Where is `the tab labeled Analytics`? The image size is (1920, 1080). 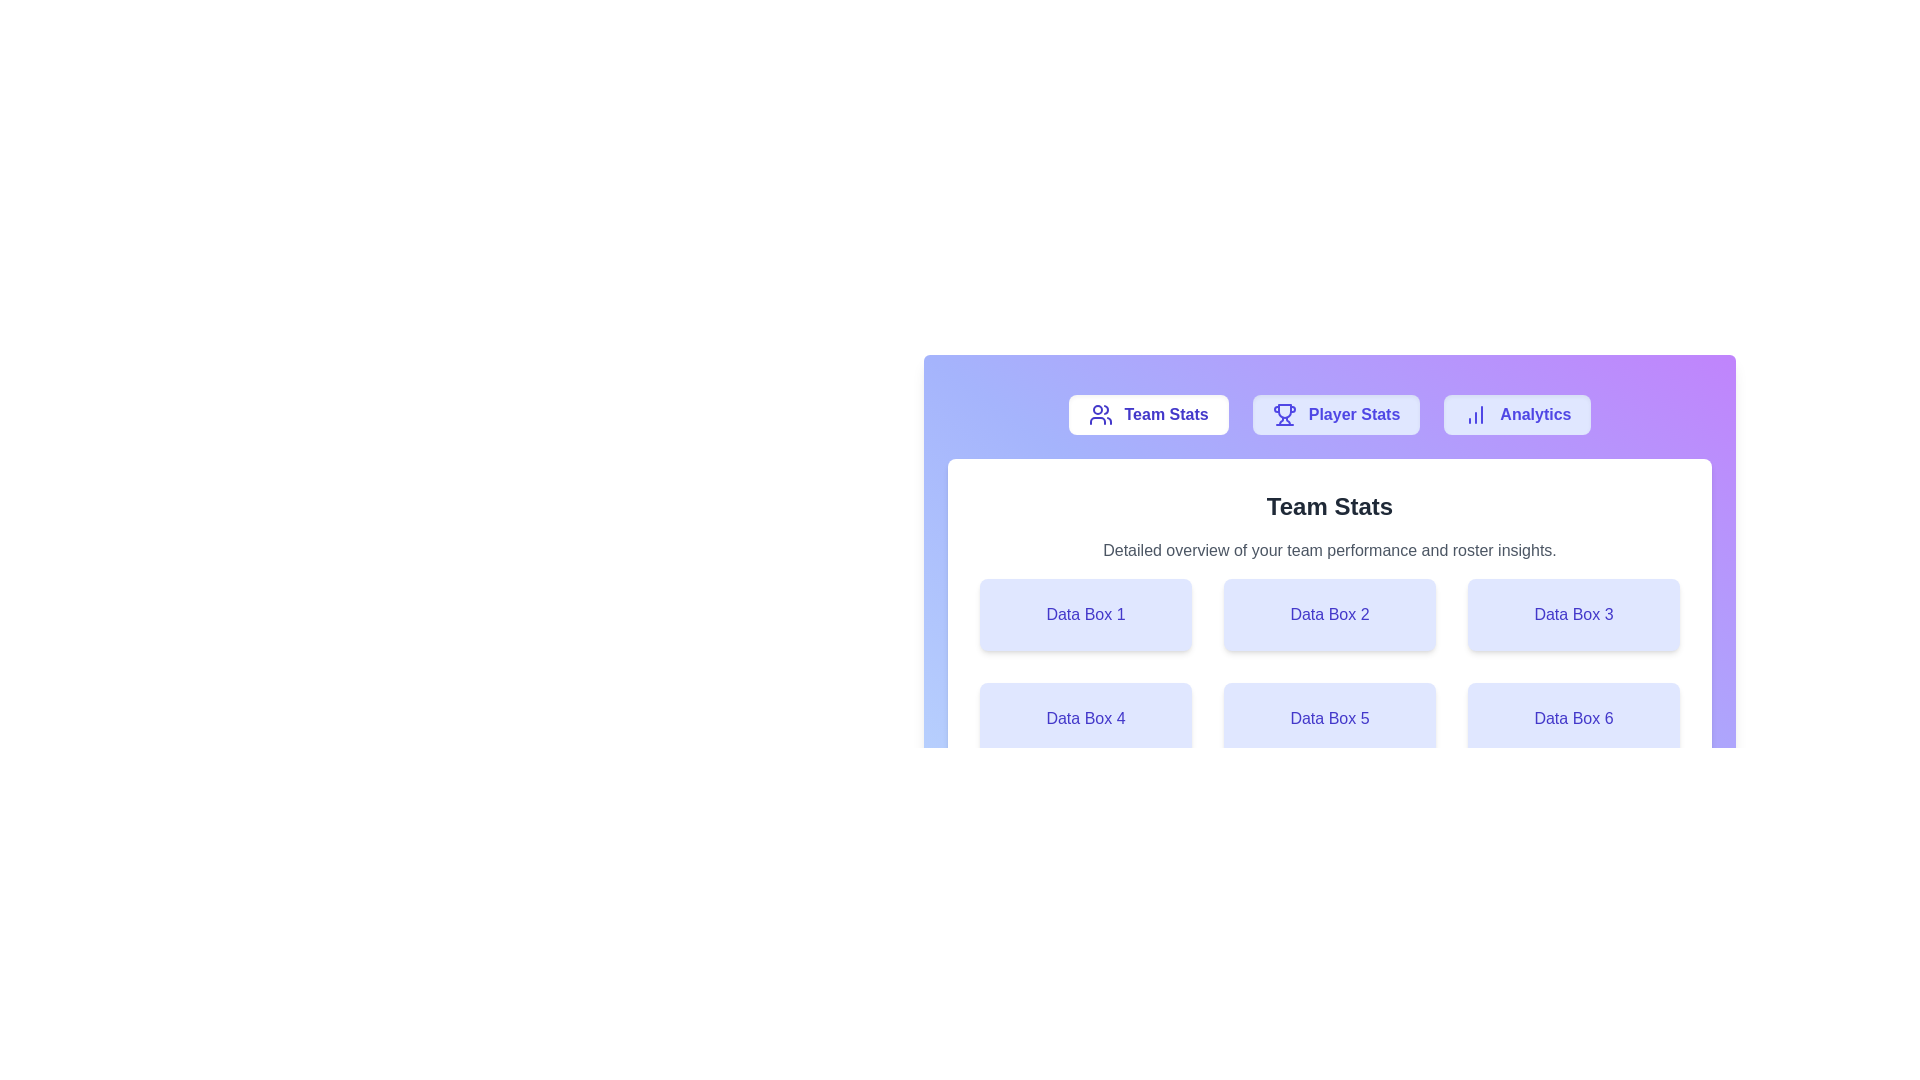 the tab labeled Analytics is located at coordinates (1517, 414).